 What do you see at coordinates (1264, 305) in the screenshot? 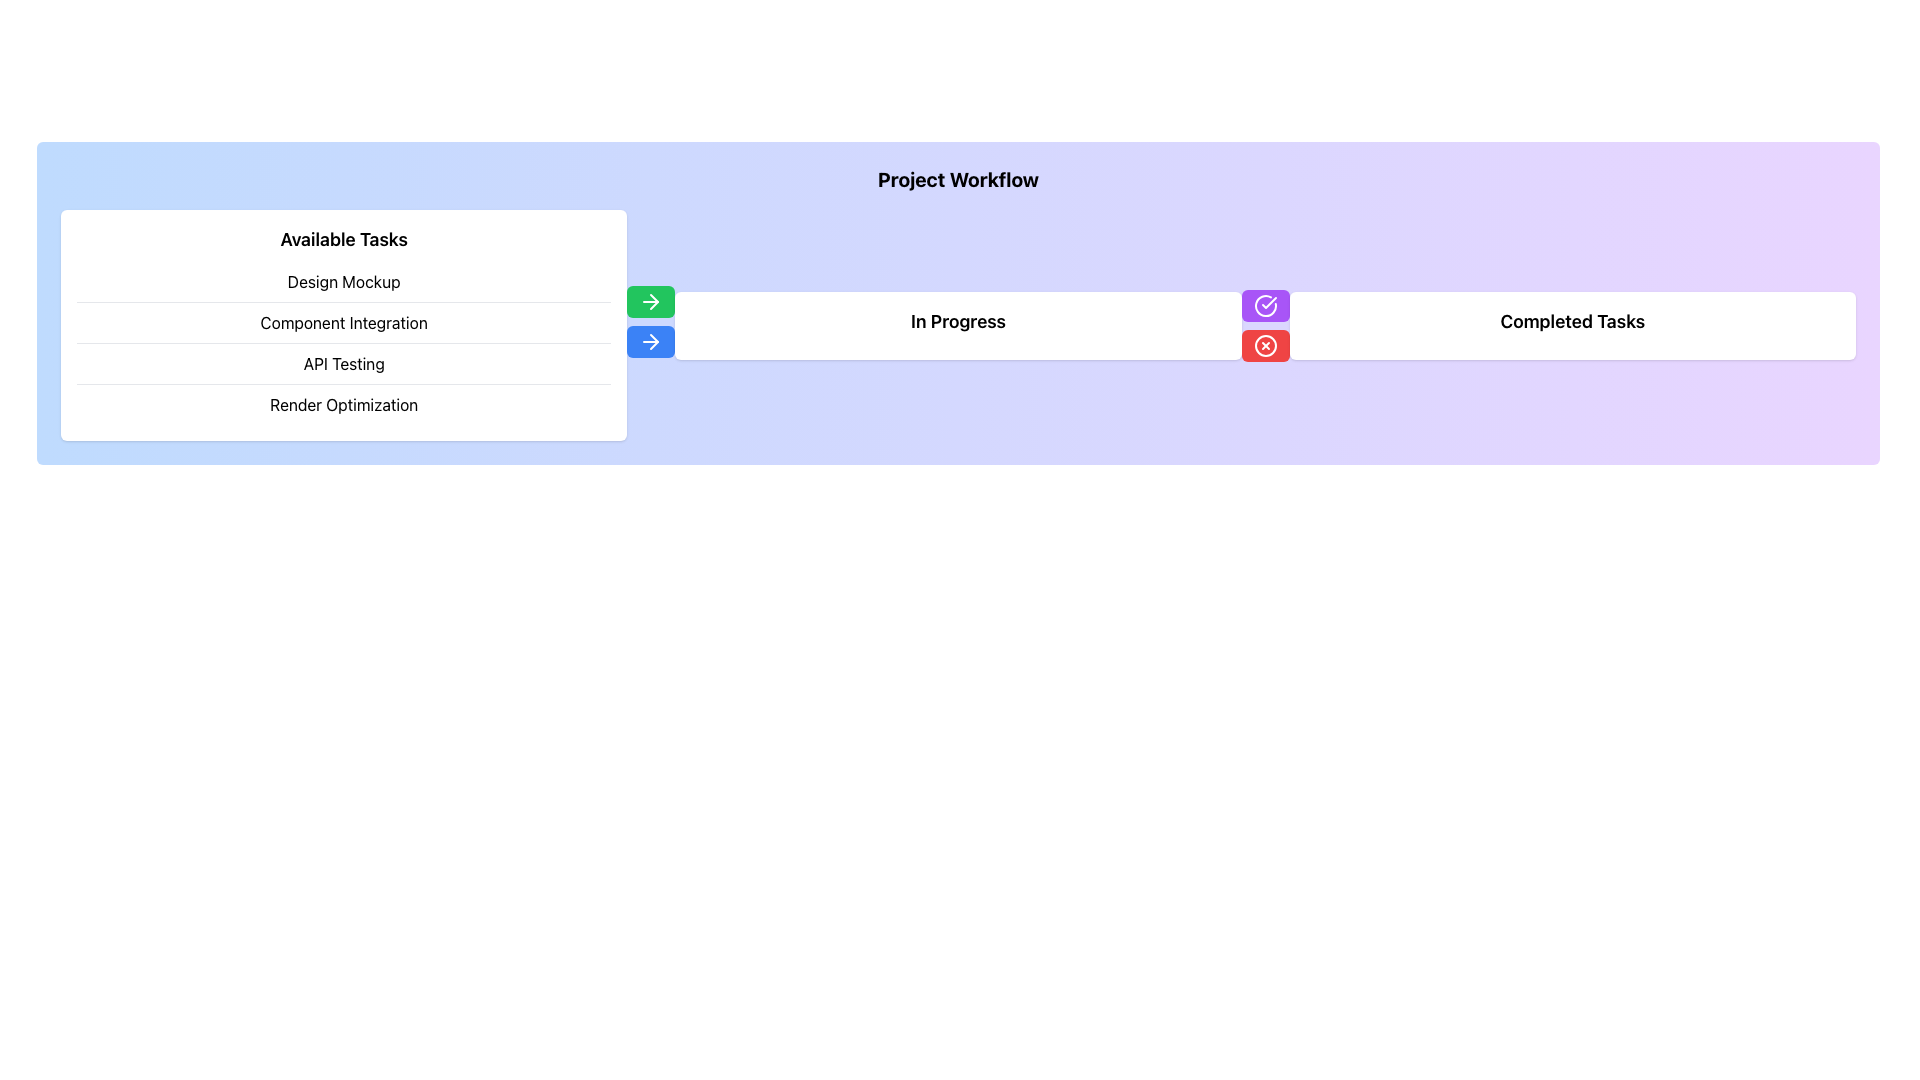
I see `the button in the 'In Progress' section that marks tasks as completed or verified` at bounding box center [1264, 305].